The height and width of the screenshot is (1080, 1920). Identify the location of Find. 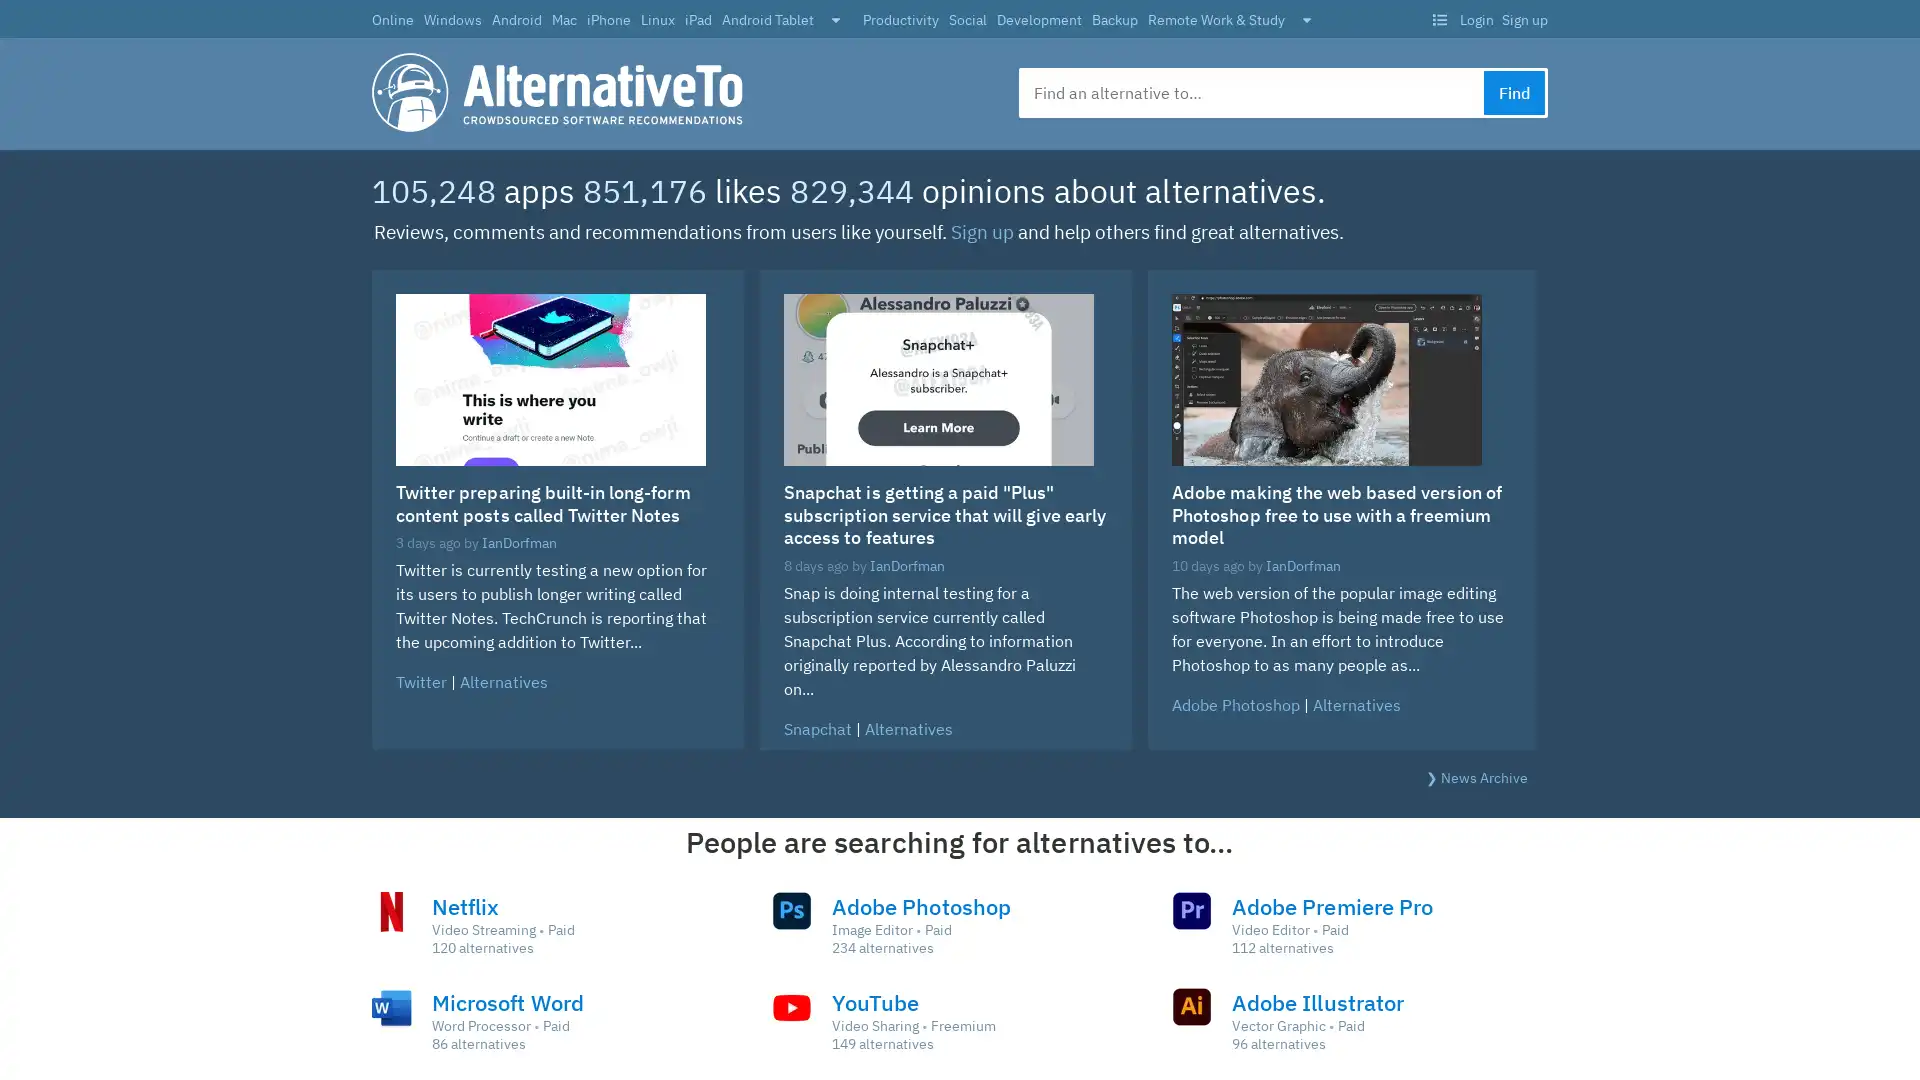
(1514, 92).